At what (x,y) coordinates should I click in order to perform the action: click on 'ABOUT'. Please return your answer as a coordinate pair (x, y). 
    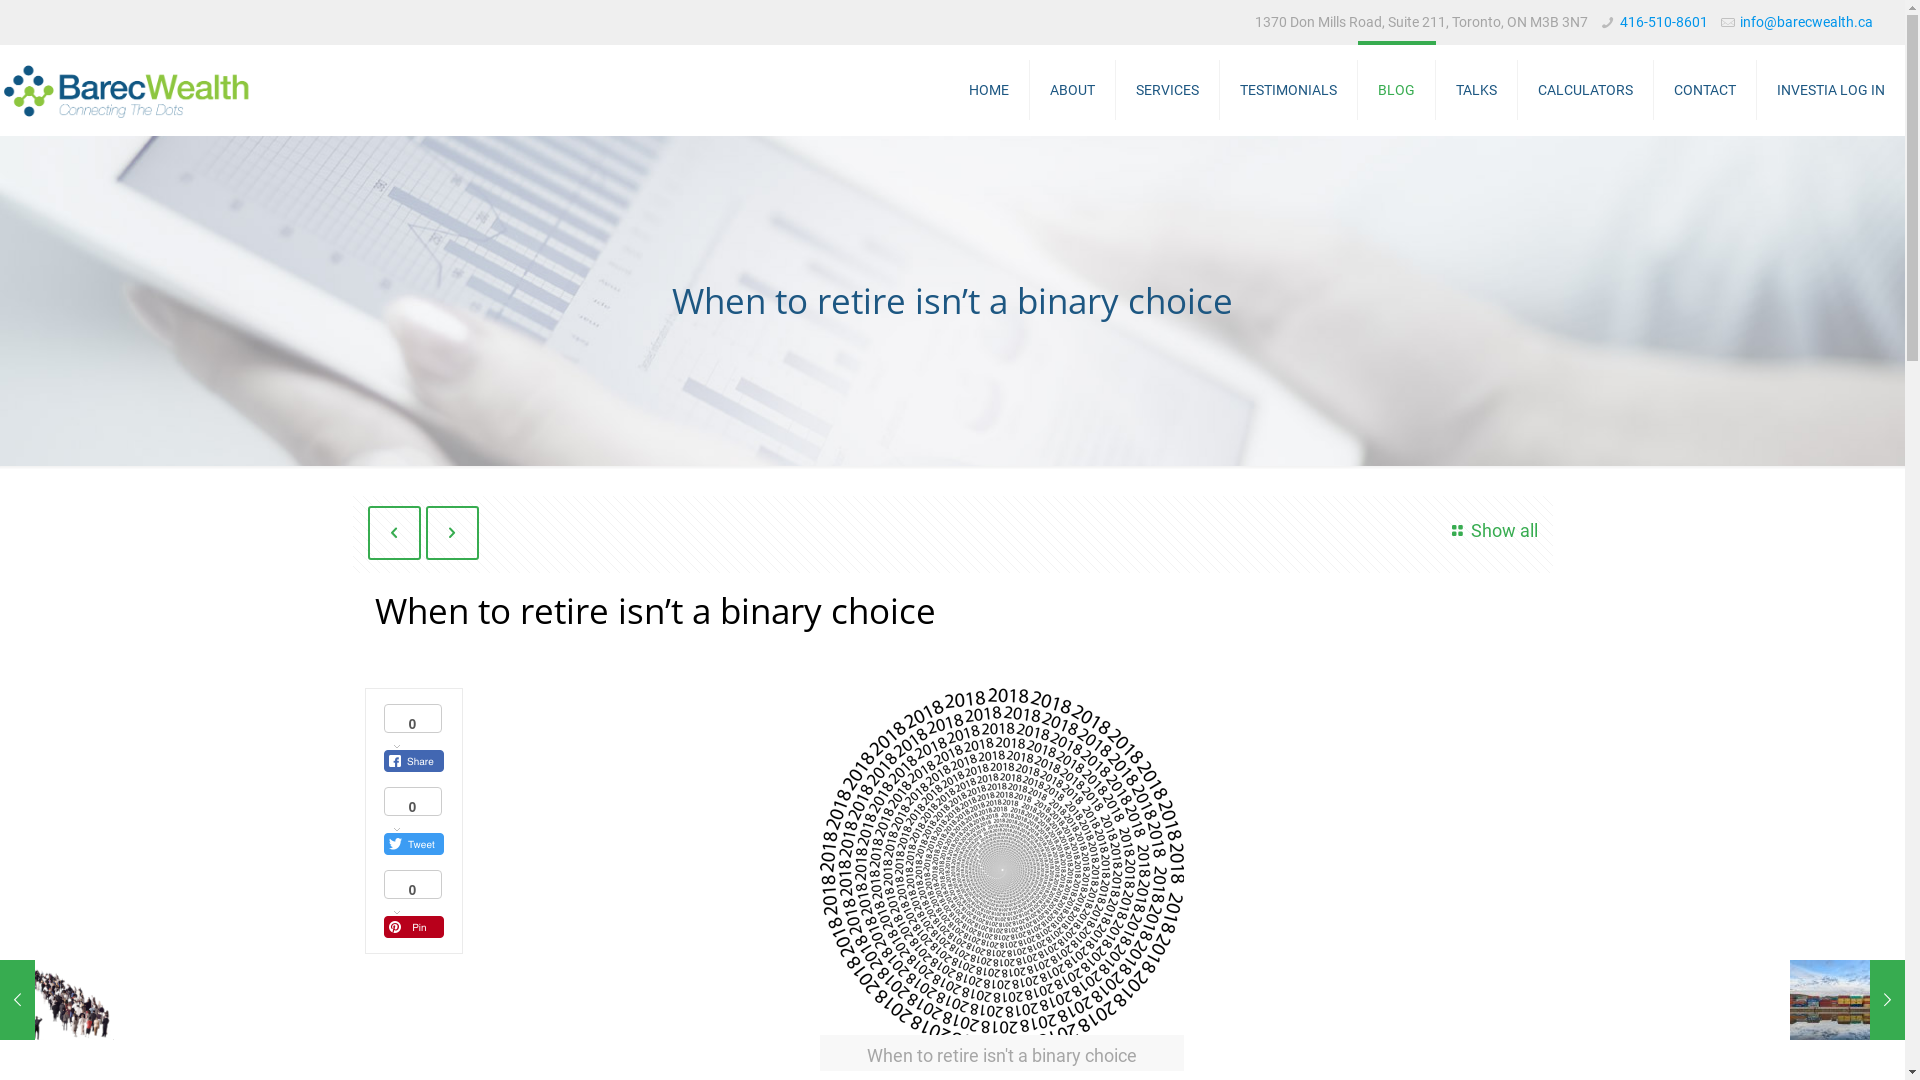
    Looking at the image, I should click on (1072, 88).